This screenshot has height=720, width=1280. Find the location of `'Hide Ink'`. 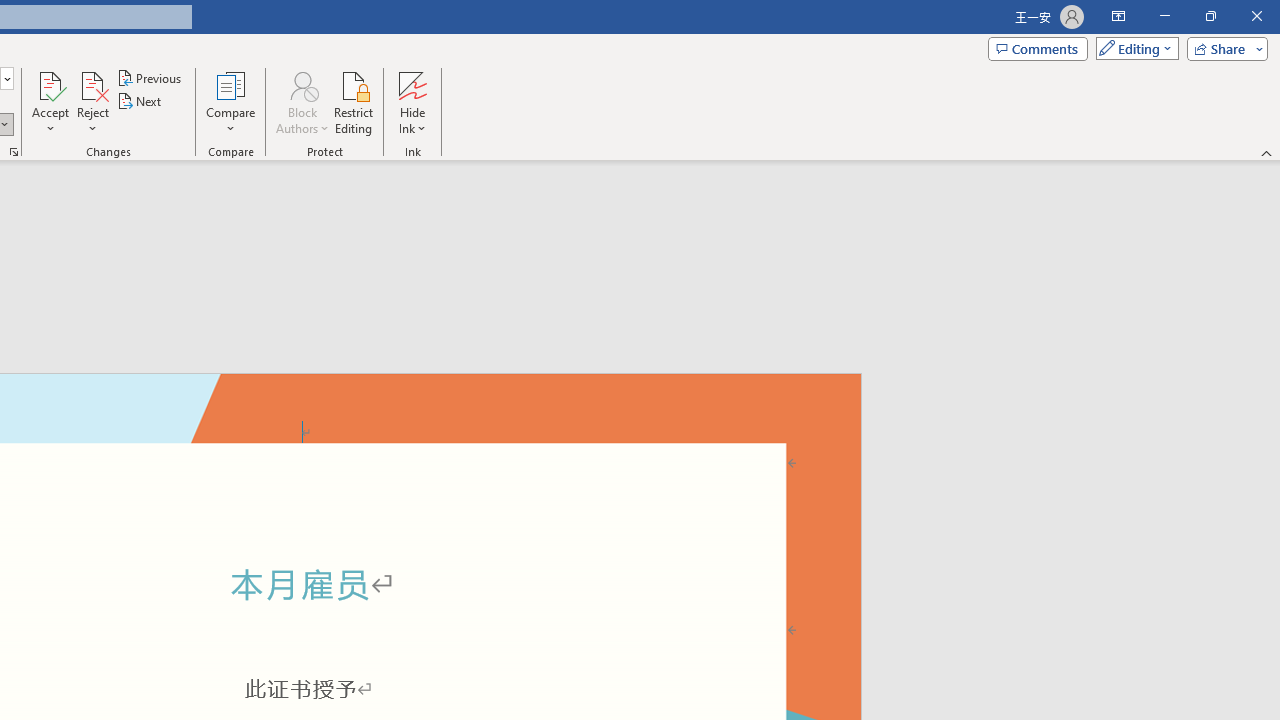

'Hide Ink' is located at coordinates (411, 84).